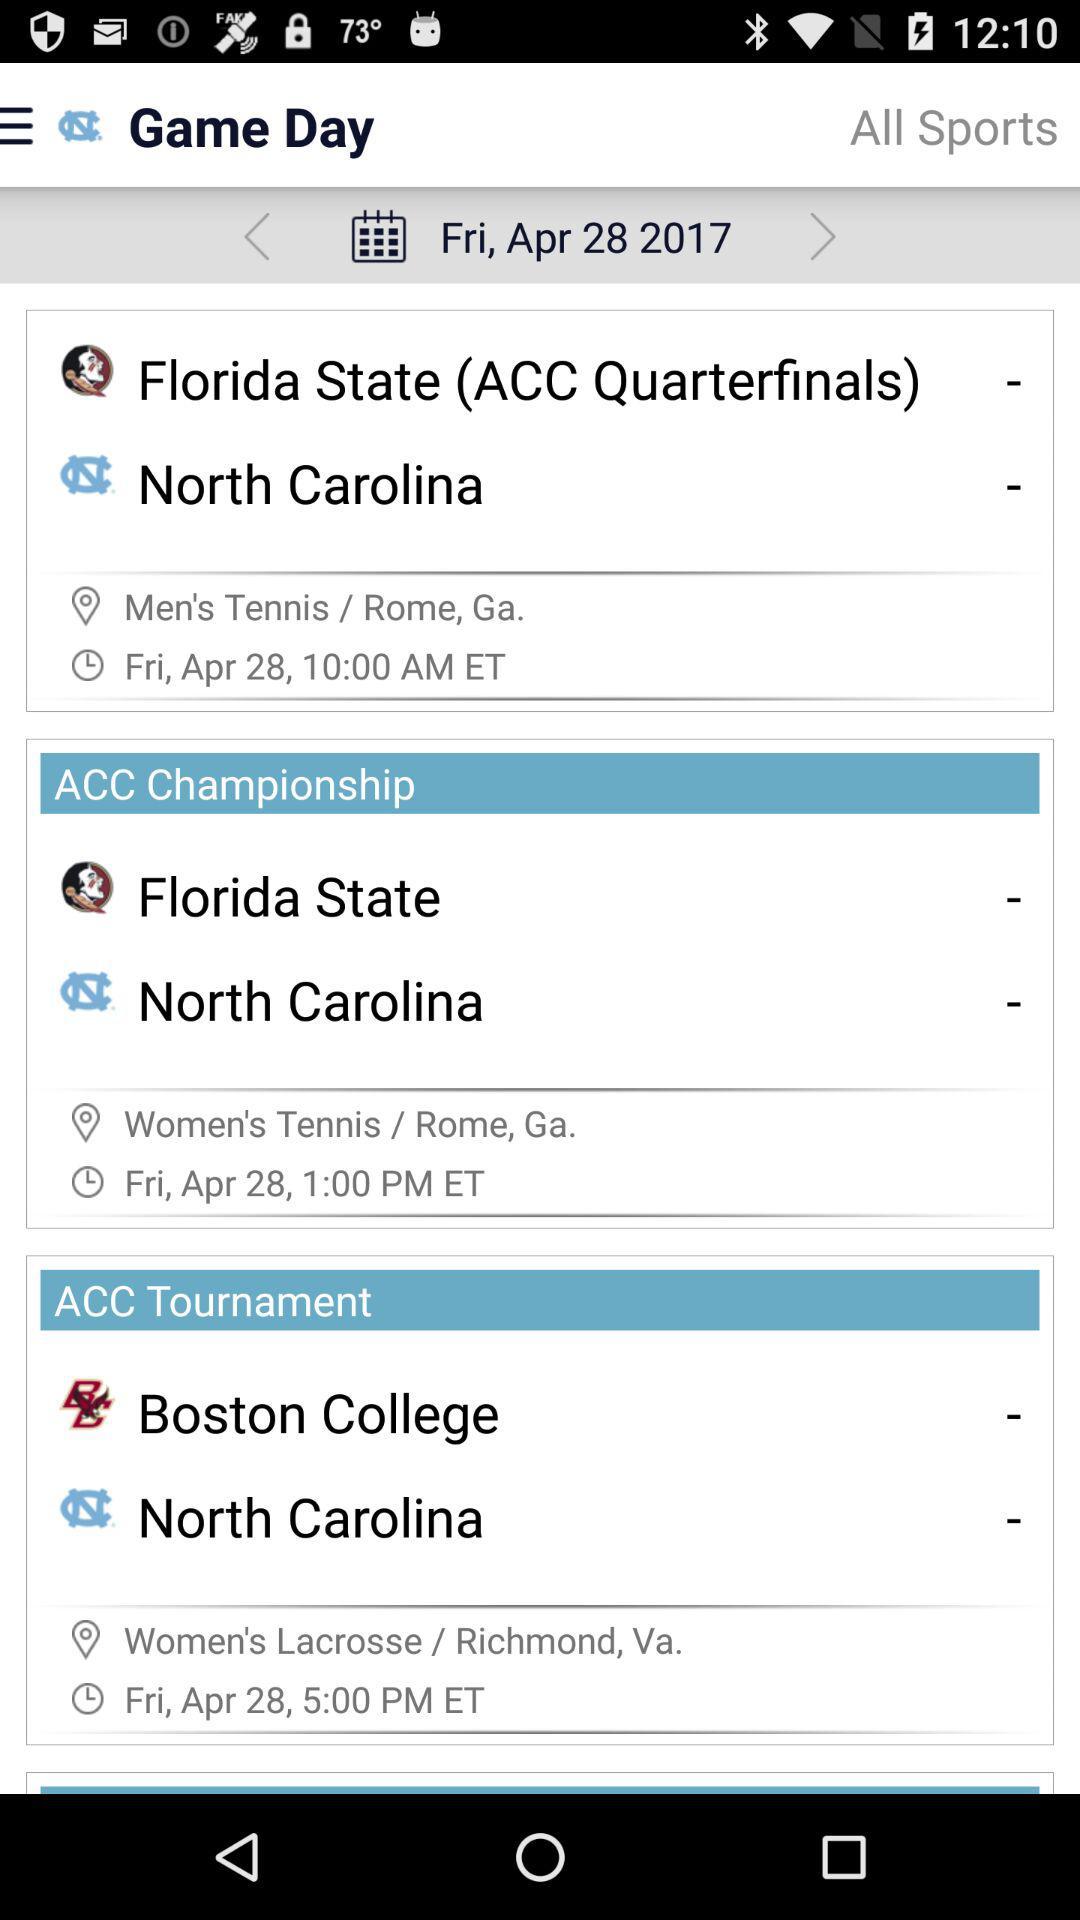 The height and width of the screenshot is (1920, 1080). What do you see at coordinates (823, 236) in the screenshot?
I see `show next schedule` at bounding box center [823, 236].